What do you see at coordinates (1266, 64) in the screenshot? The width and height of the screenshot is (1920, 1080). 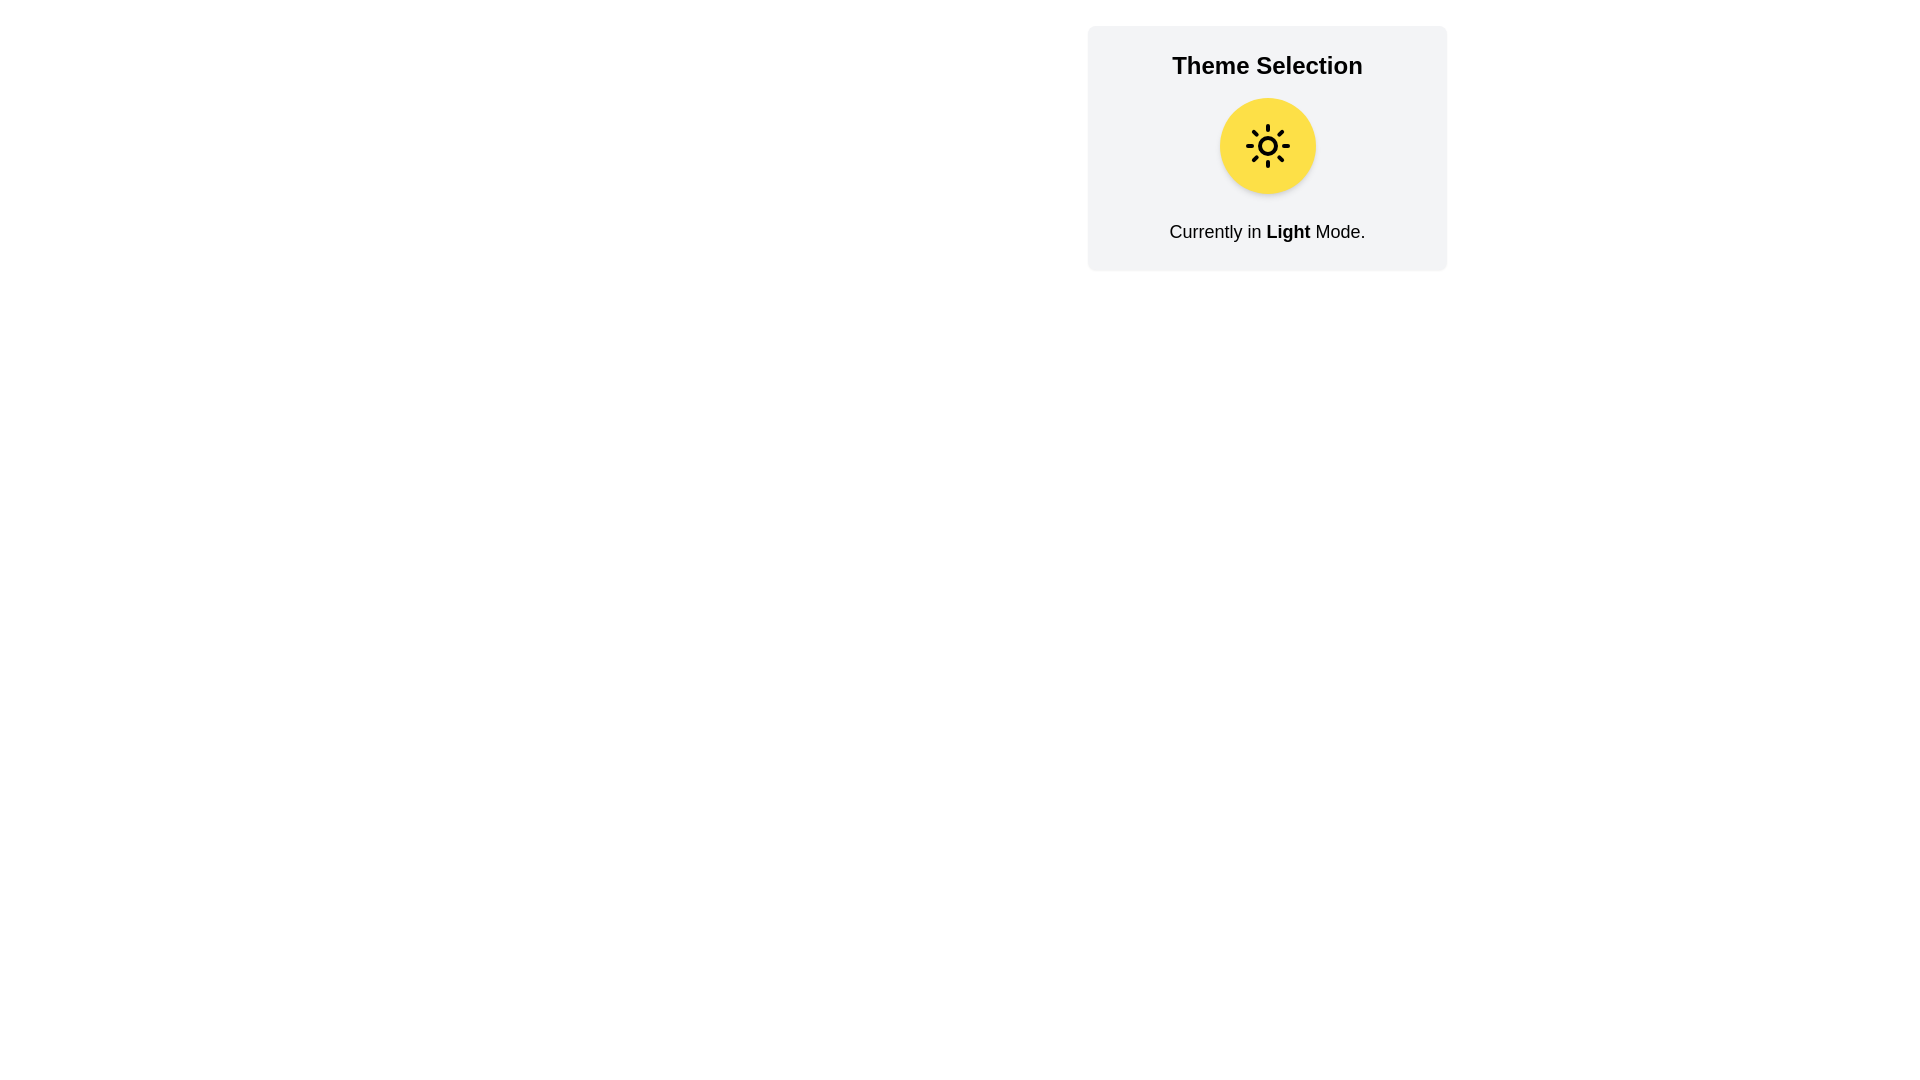 I see `the Heading or Title Text, which serves as the title for the 'Theme Selection' section, located above a yellow circular icon with a sun symbol` at bounding box center [1266, 64].